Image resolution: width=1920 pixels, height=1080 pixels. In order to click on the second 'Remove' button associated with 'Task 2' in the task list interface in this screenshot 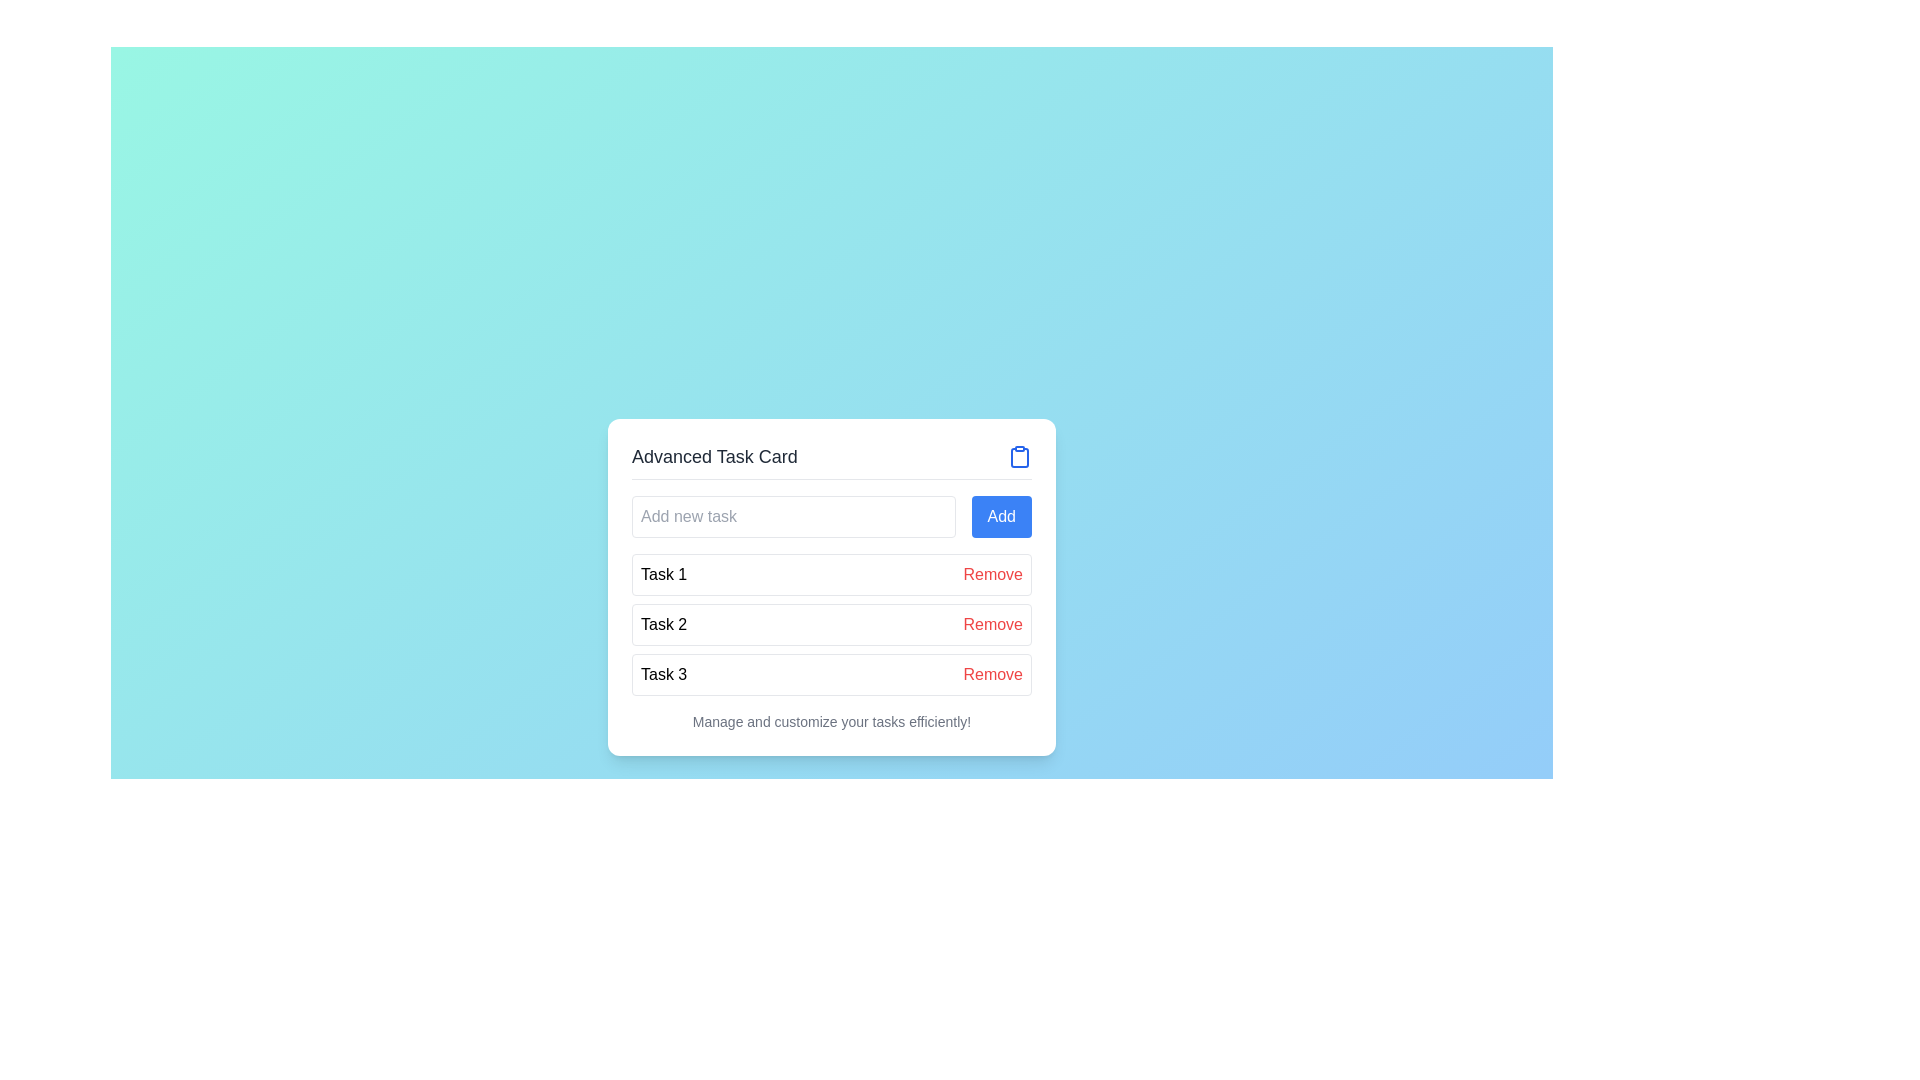, I will do `click(993, 623)`.